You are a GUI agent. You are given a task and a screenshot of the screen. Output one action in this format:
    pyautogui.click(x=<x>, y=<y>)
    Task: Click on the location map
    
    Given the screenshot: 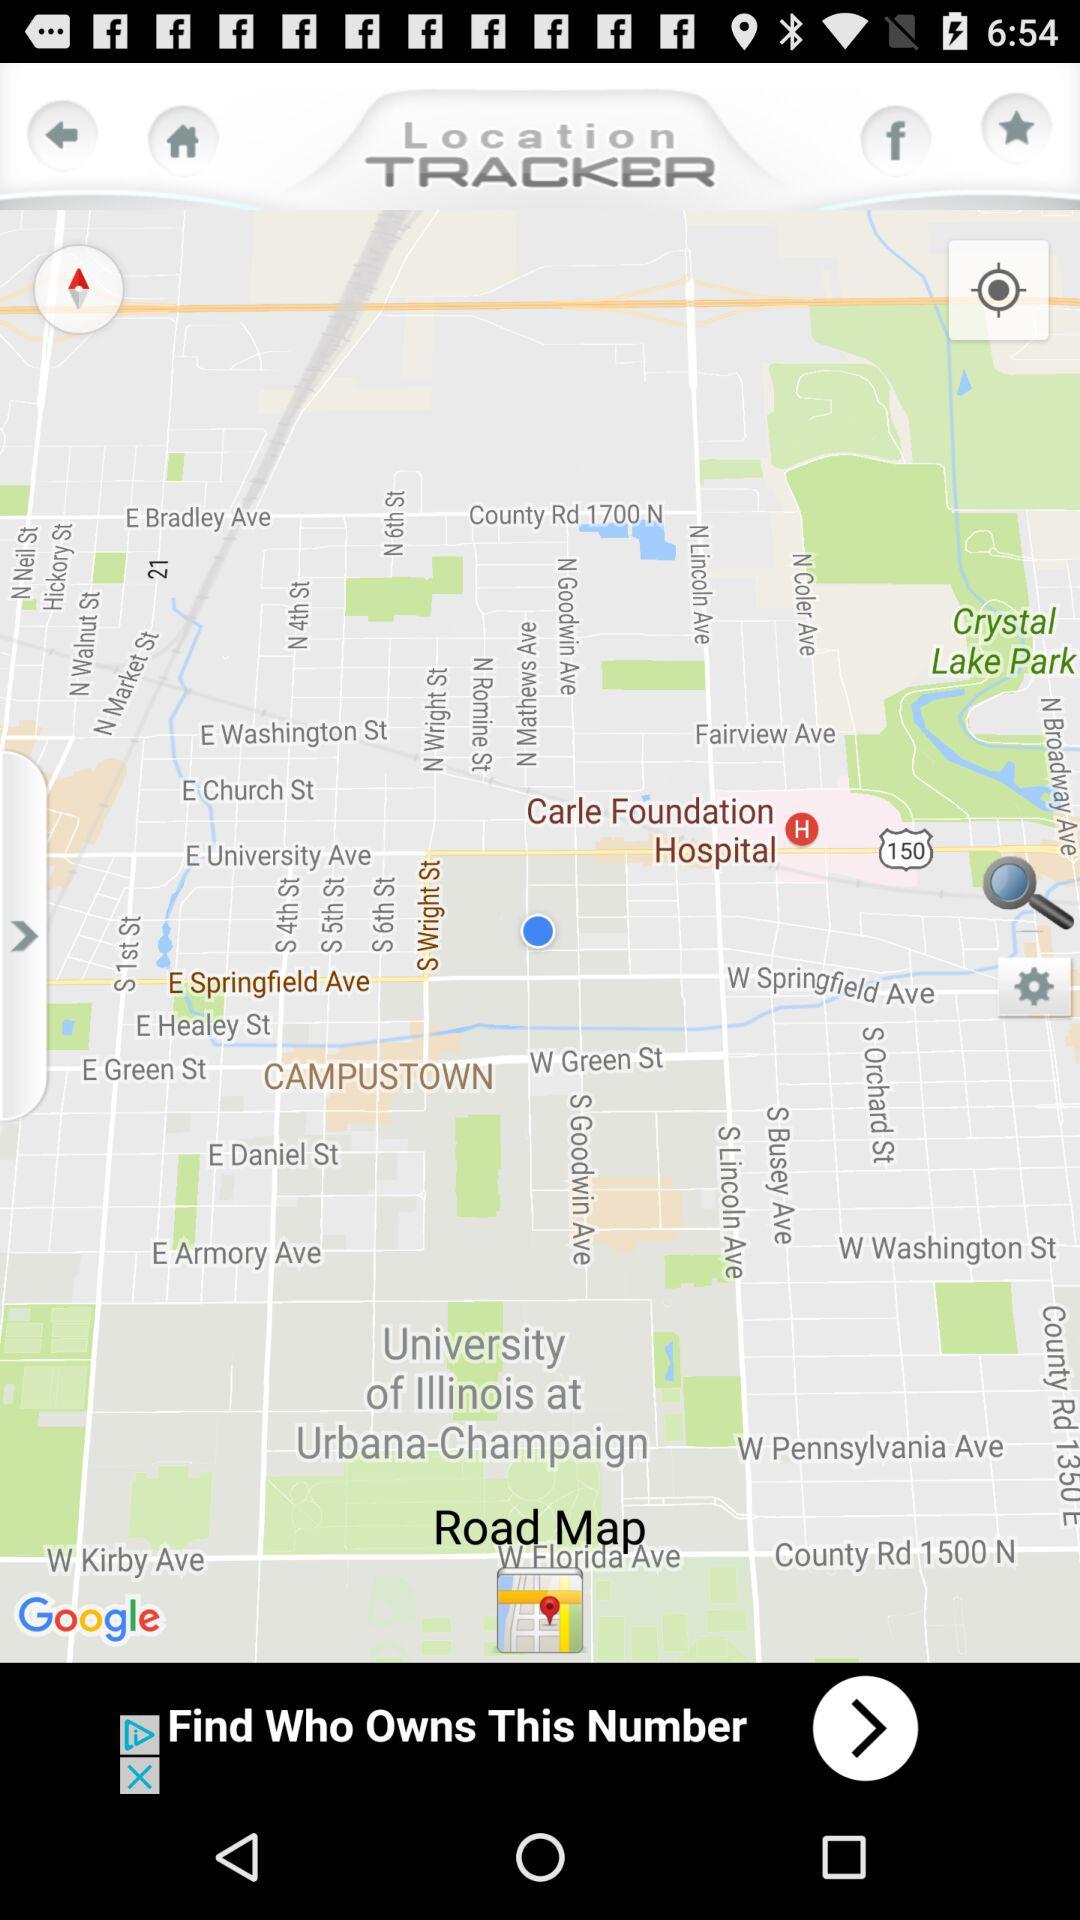 What is the action you would take?
    pyautogui.click(x=540, y=1610)
    